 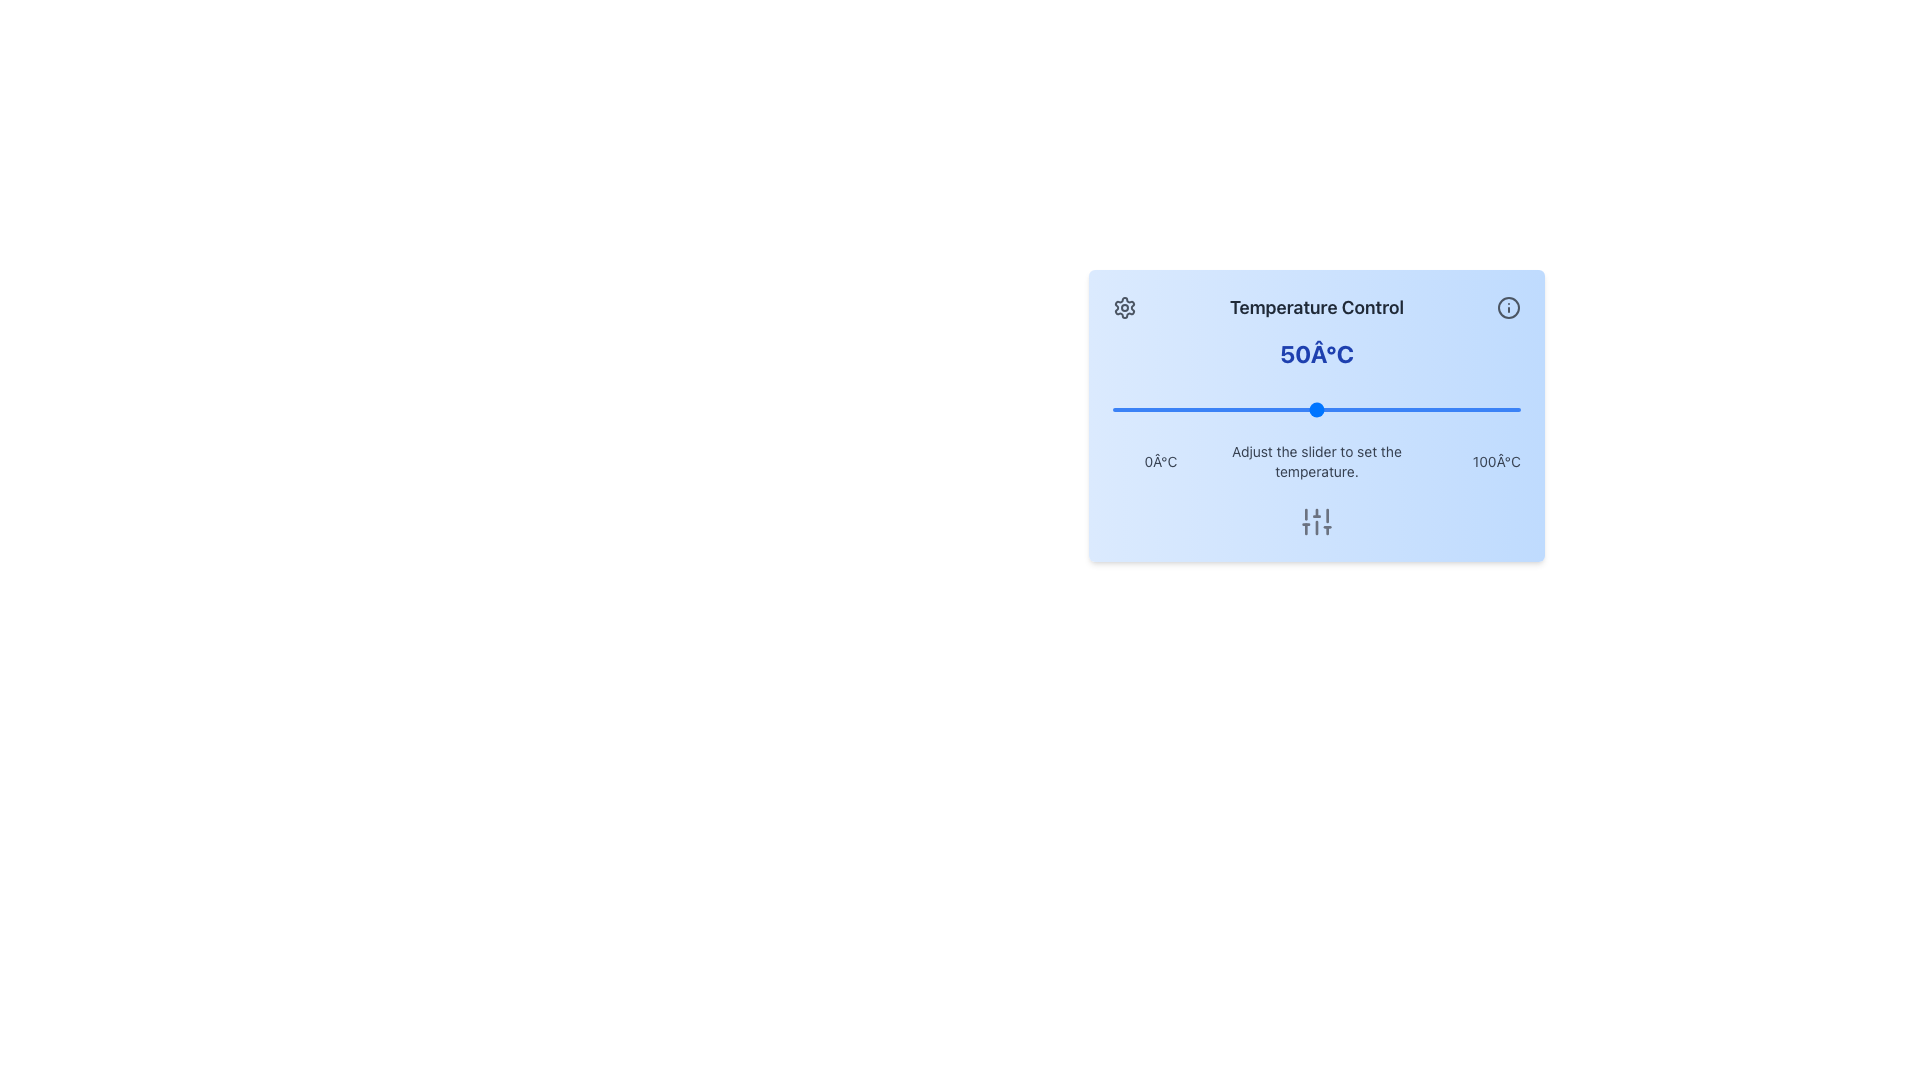 I want to click on the instructional text element that guides users about the functionality of the temperature slider, located between '0°C' and '100°C', so click(x=1316, y=462).